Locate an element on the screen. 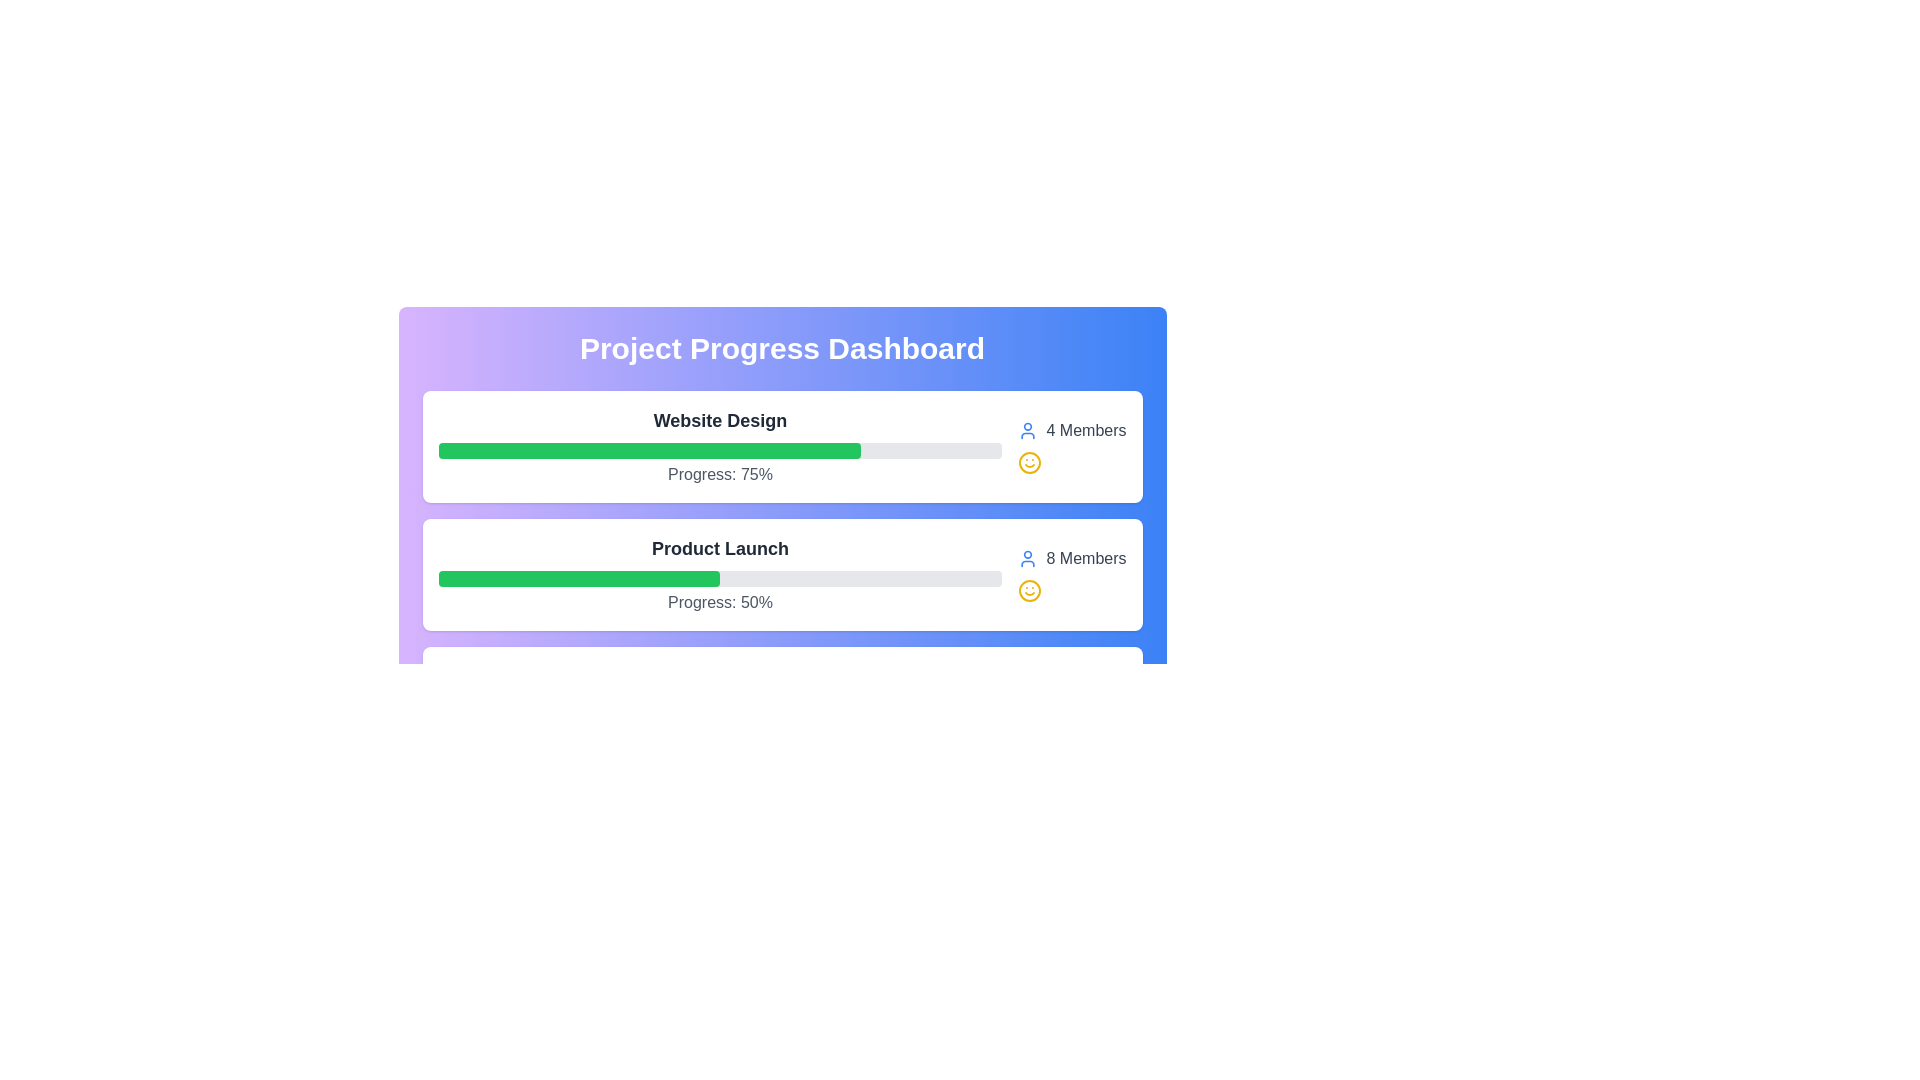 The image size is (1920, 1080). the text label indicating 'Website Design' in the first progress section of the dashboard, which is located above the progress bar and the 'Progress: 75%' label is located at coordinates (720, 419).